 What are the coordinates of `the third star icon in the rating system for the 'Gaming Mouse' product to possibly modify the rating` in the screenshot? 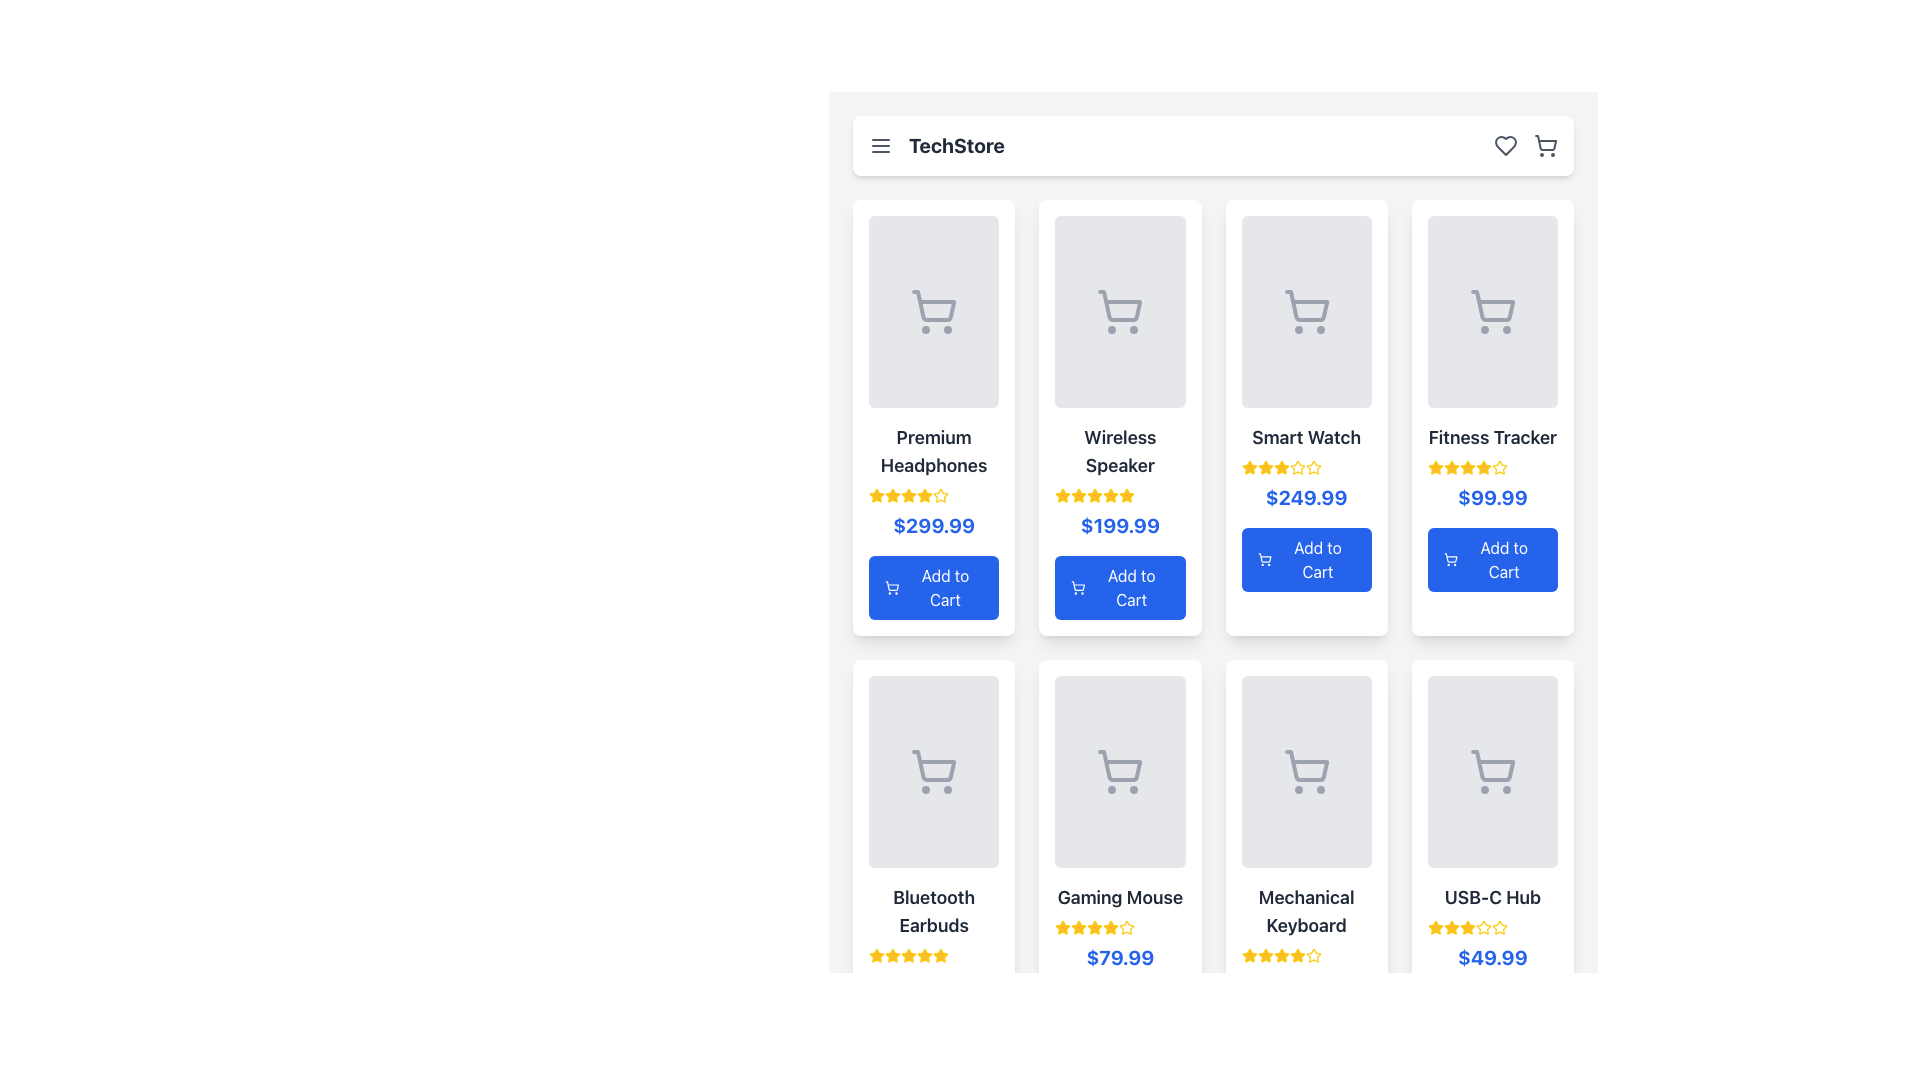 It's located at (1093, 926).